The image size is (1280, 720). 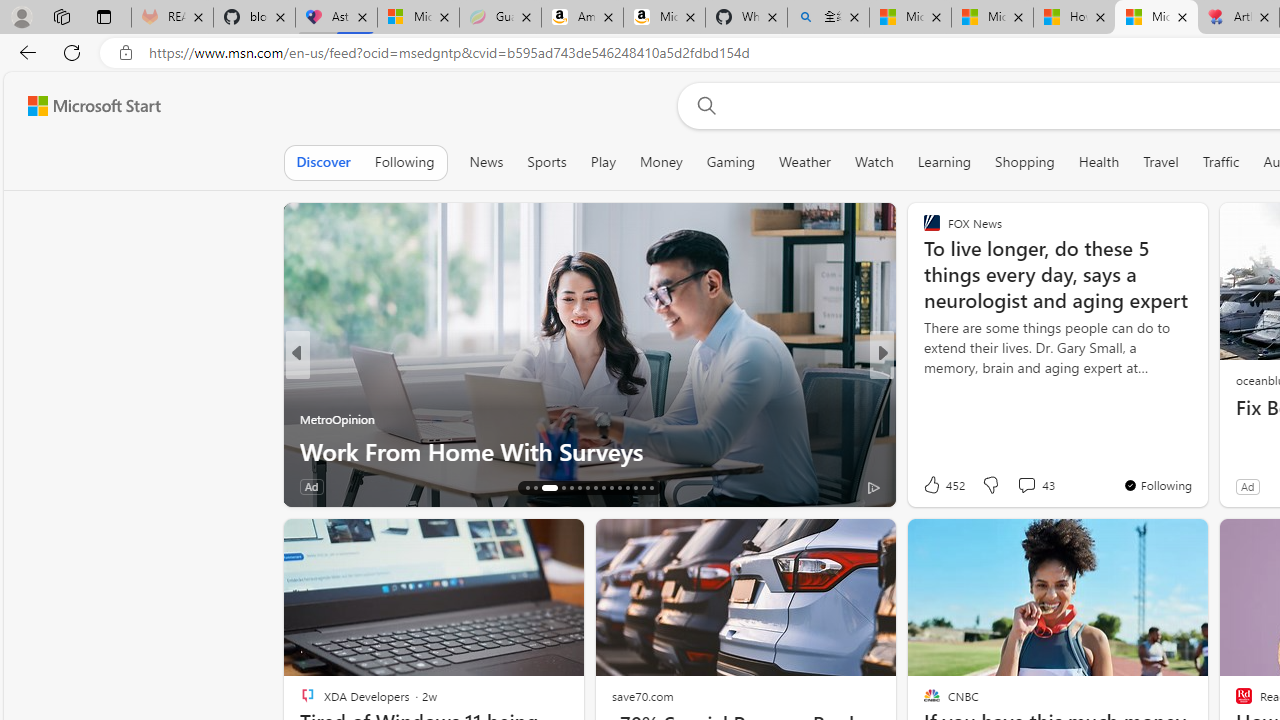 I want to click on '452 Like', so click(x=941, y=484).